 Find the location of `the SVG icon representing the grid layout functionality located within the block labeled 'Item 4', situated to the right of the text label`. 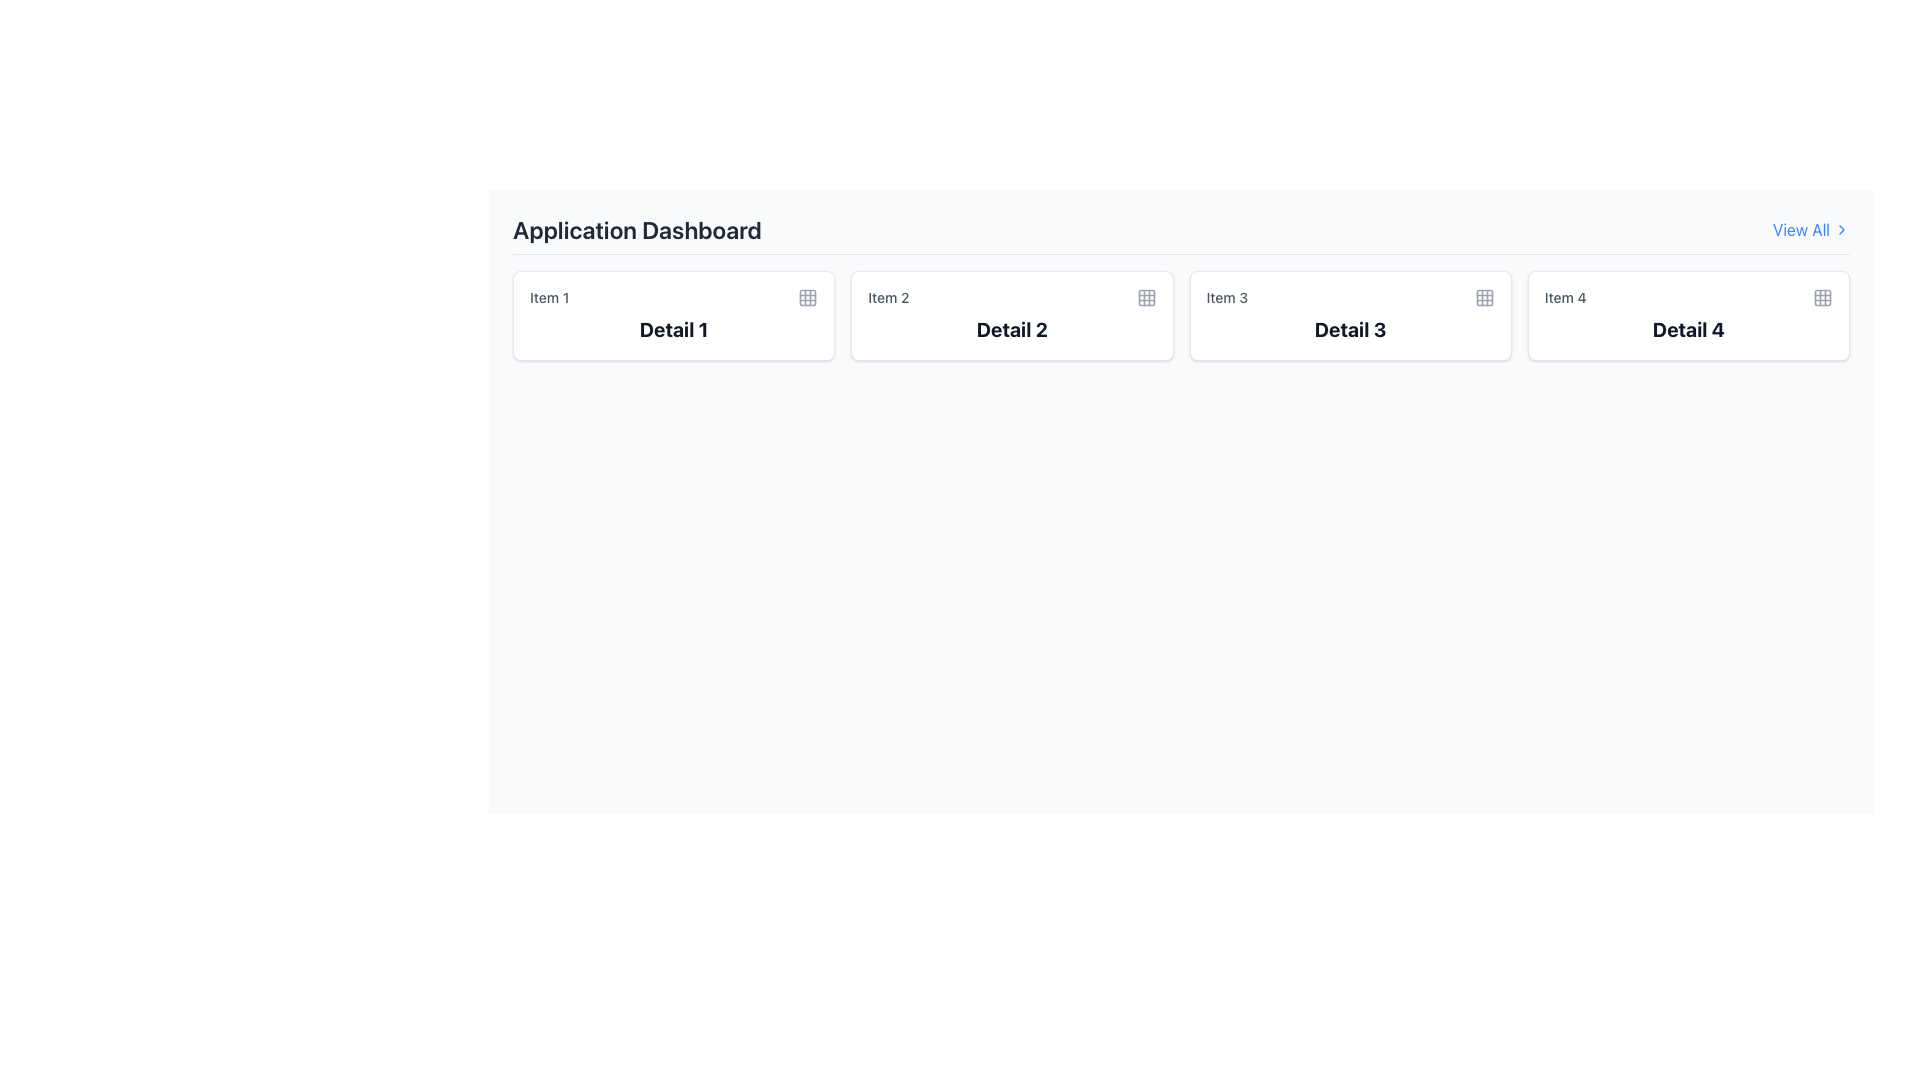

the SVG icon representing the grid layout functionality located within the block labeled 'Item 4', situated to the right of the text label is located at coordinates (1823, 297).